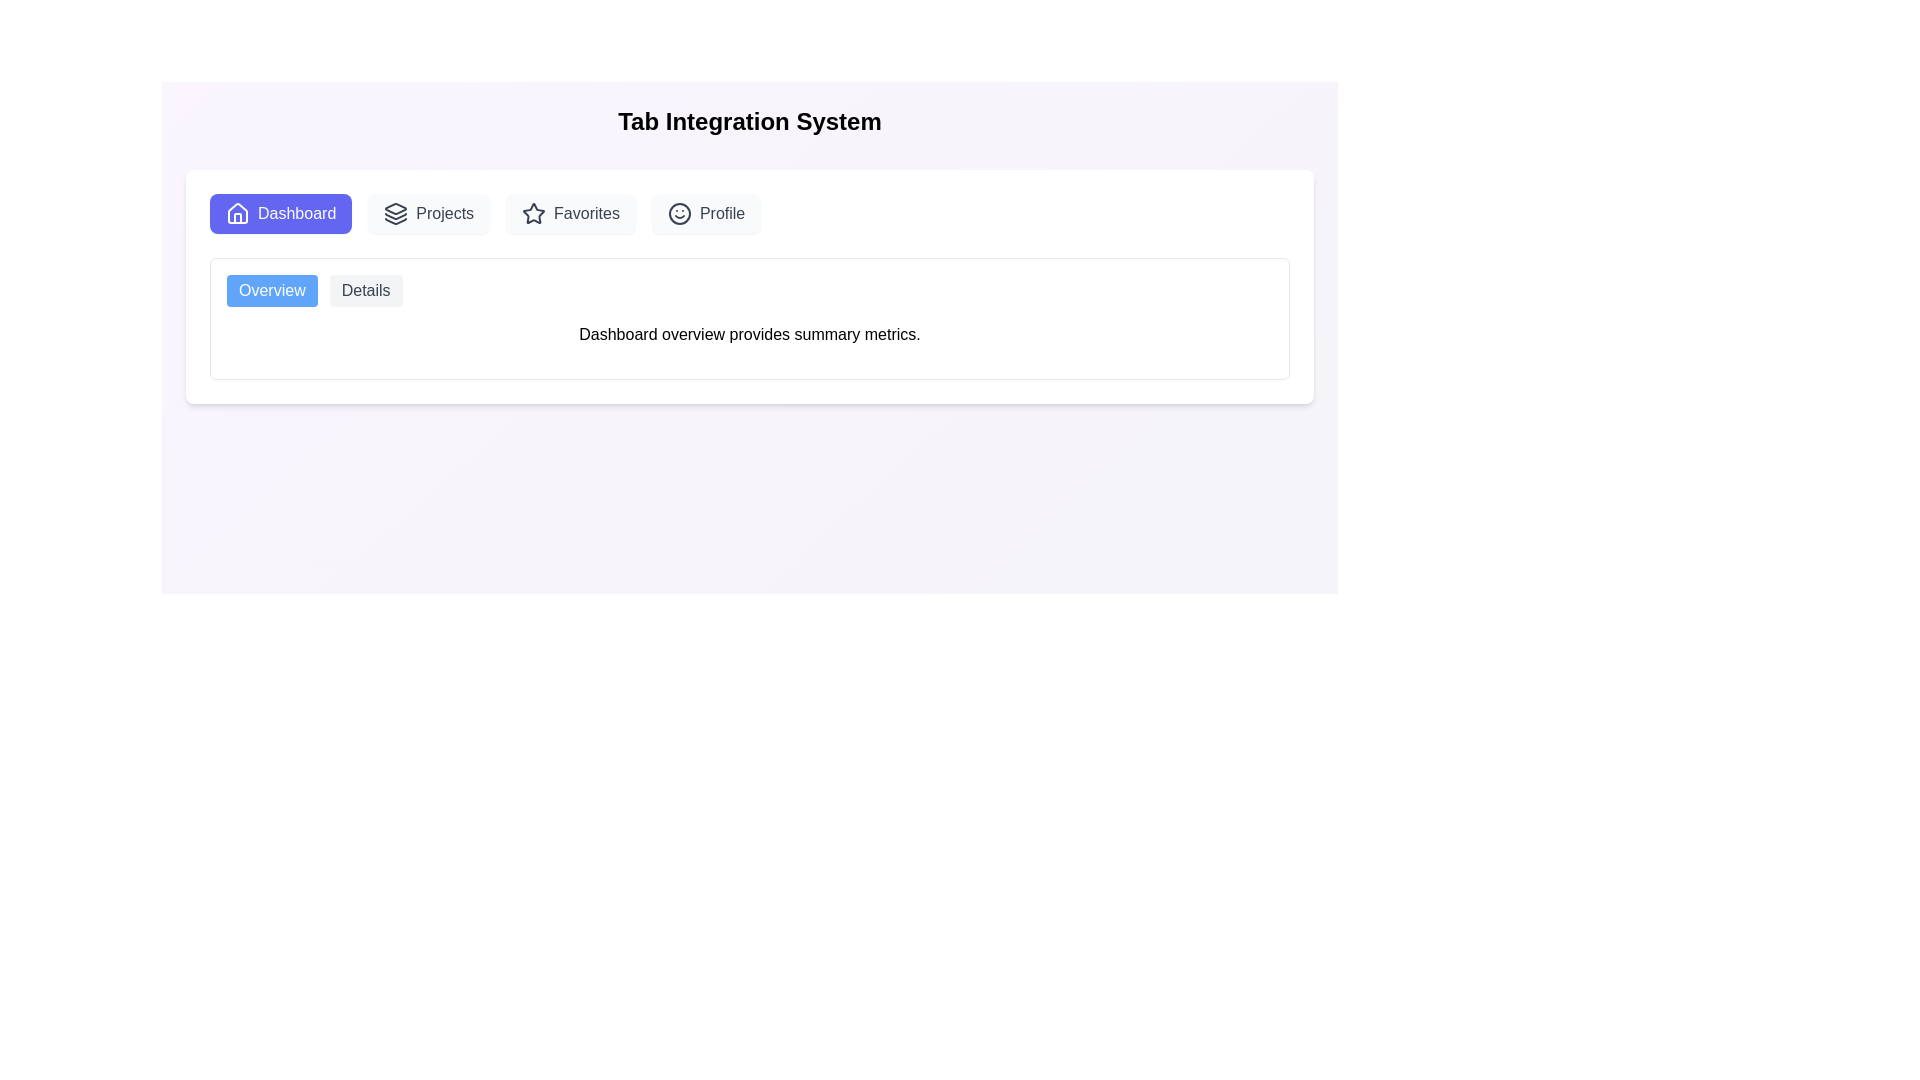 The height and width of the screenshot is (1080, 1920). Describe the element at coordinates (706, 213) in the screenshot. I see `the 'Profile' button` at that location.